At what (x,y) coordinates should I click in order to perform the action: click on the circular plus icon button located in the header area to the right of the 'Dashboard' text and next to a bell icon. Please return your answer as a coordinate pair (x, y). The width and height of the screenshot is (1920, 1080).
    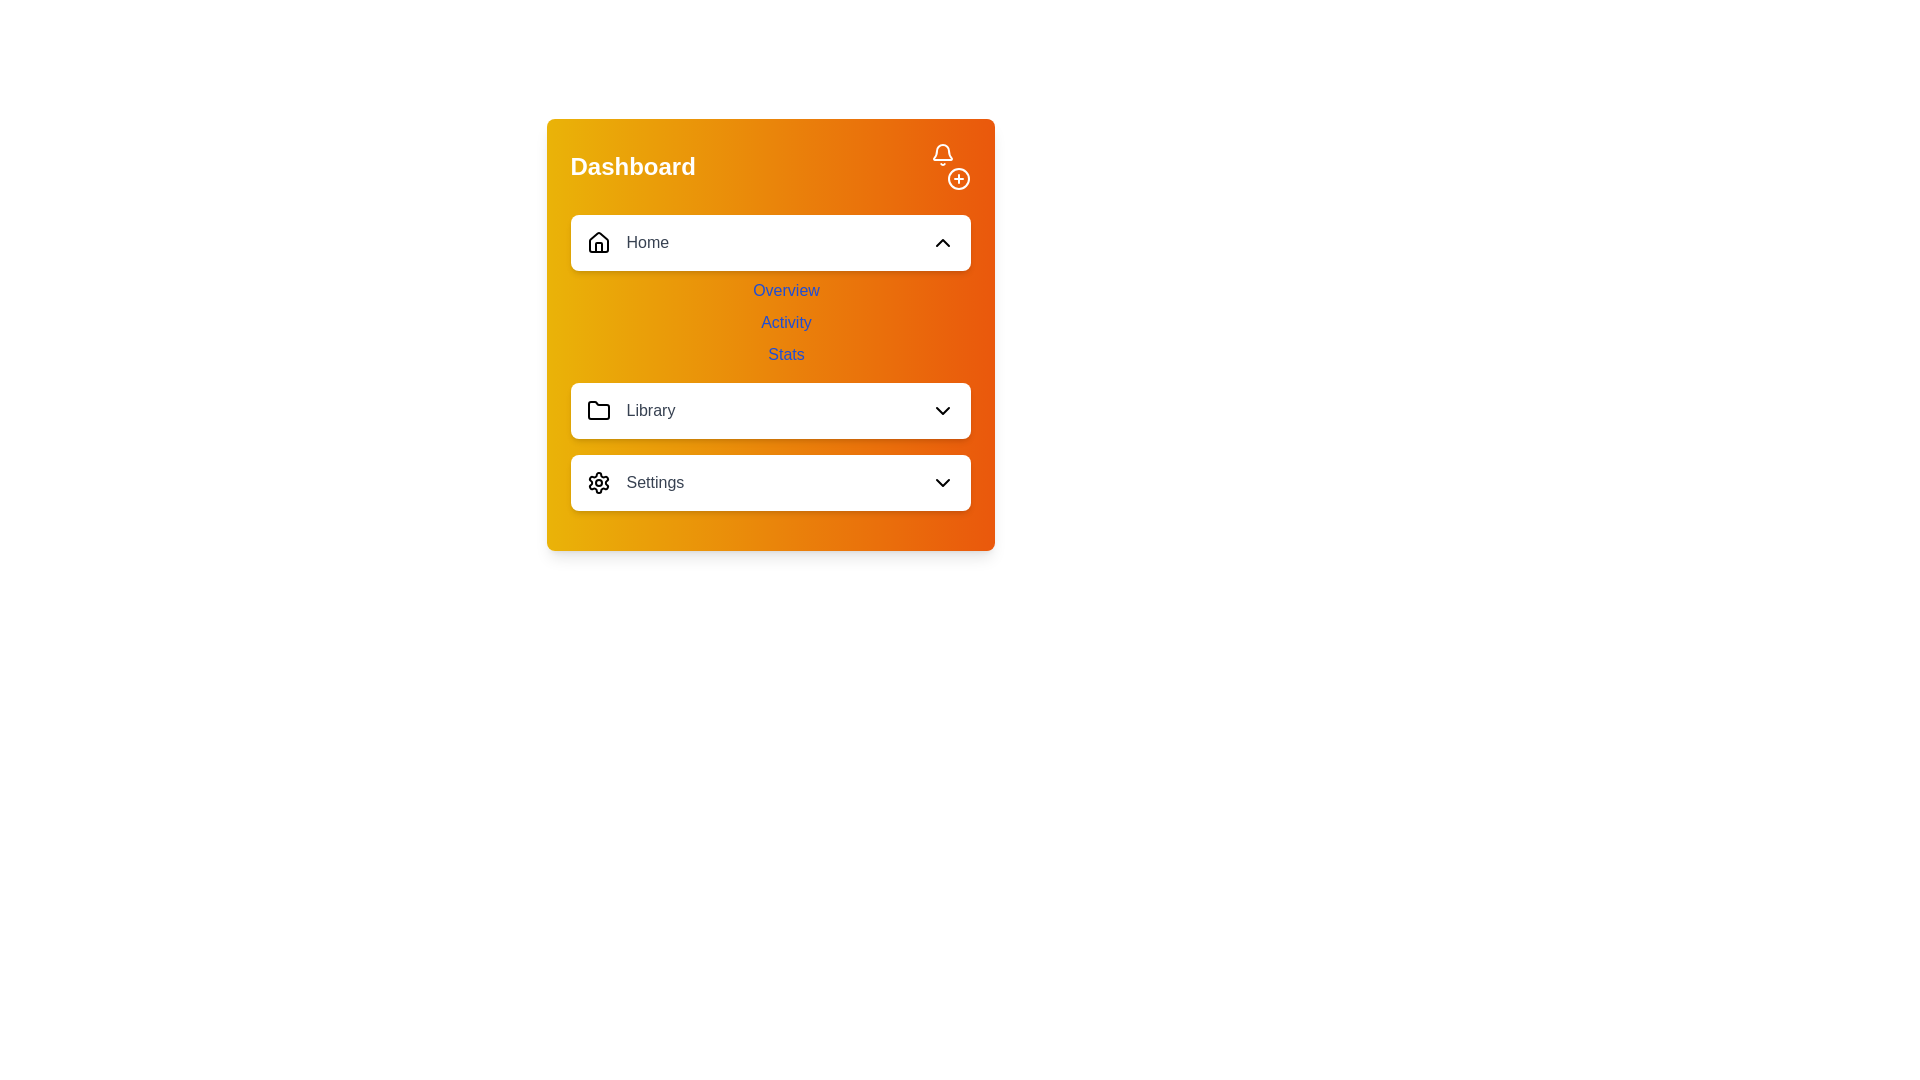
    Looking at the image, I should click on (957, 177).